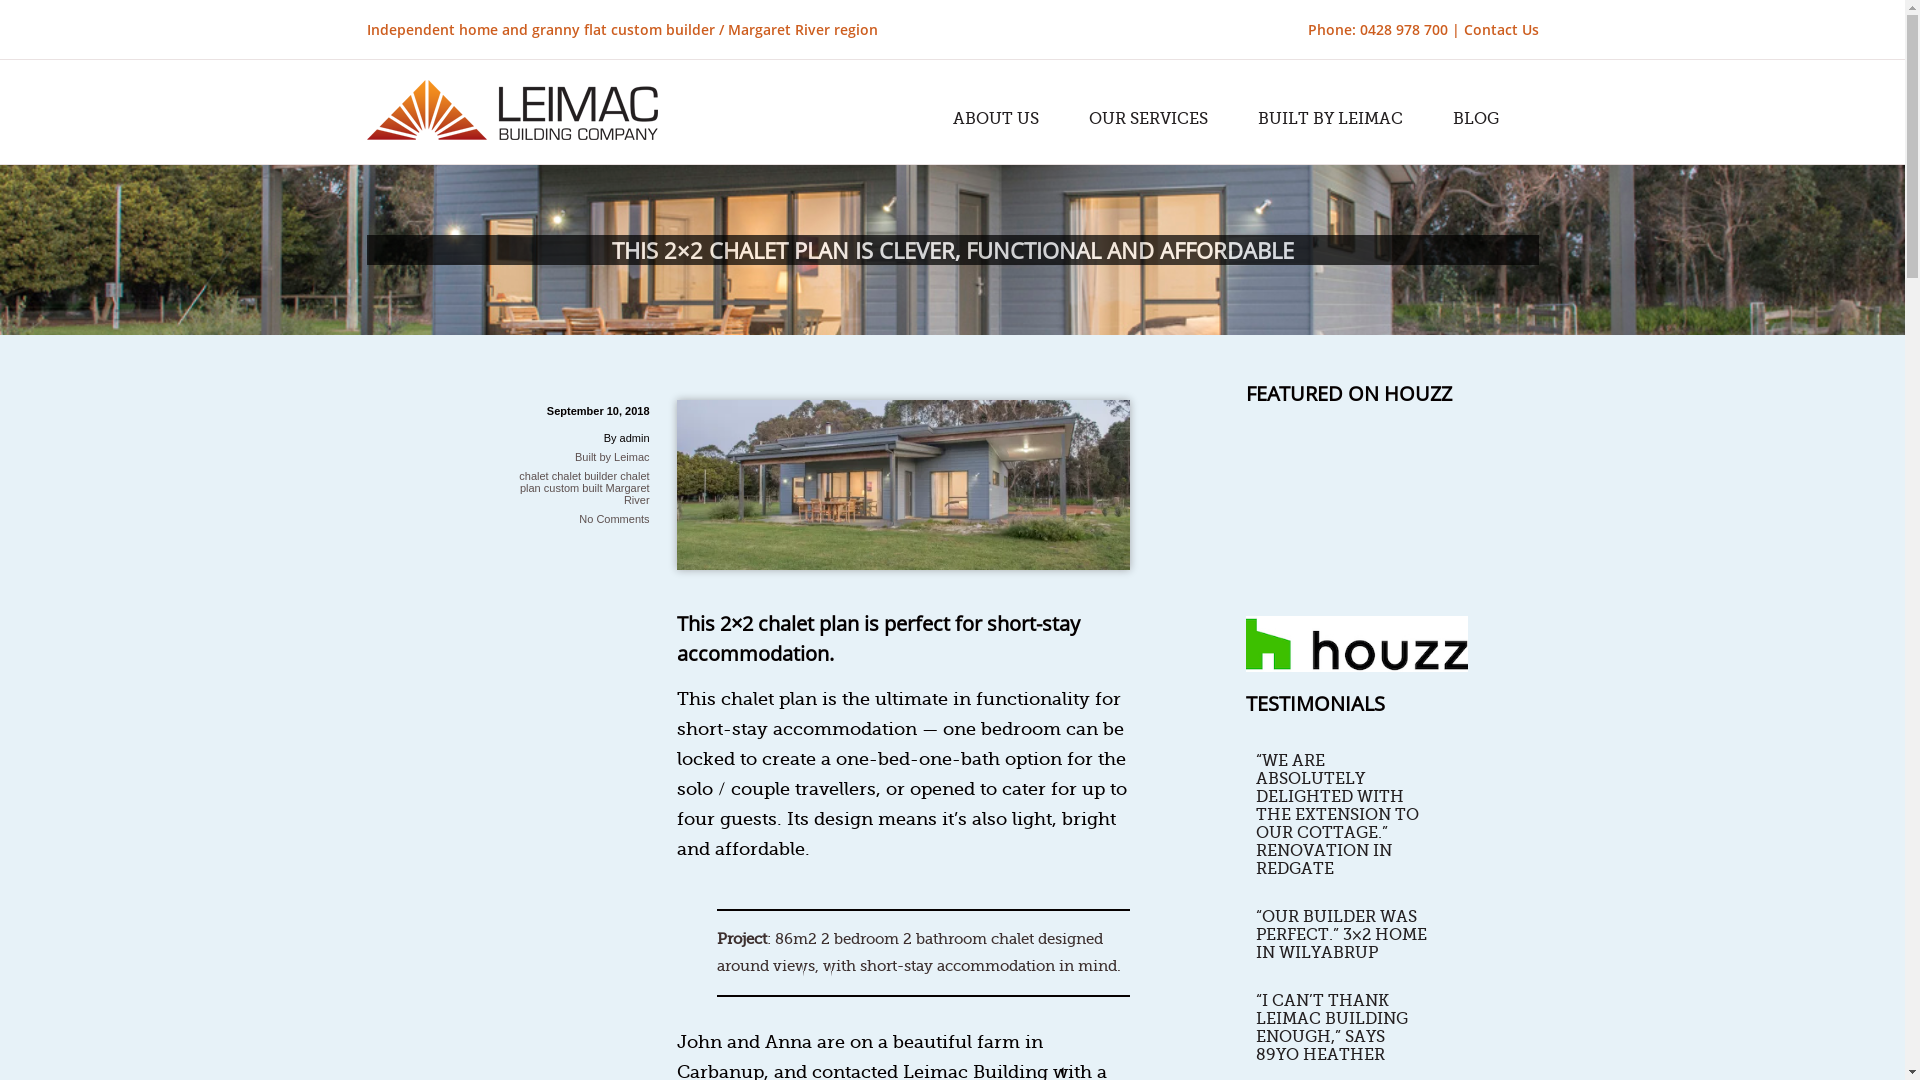  I want to click on 'BUILT BY LEIMAC', so click(1330, 119).